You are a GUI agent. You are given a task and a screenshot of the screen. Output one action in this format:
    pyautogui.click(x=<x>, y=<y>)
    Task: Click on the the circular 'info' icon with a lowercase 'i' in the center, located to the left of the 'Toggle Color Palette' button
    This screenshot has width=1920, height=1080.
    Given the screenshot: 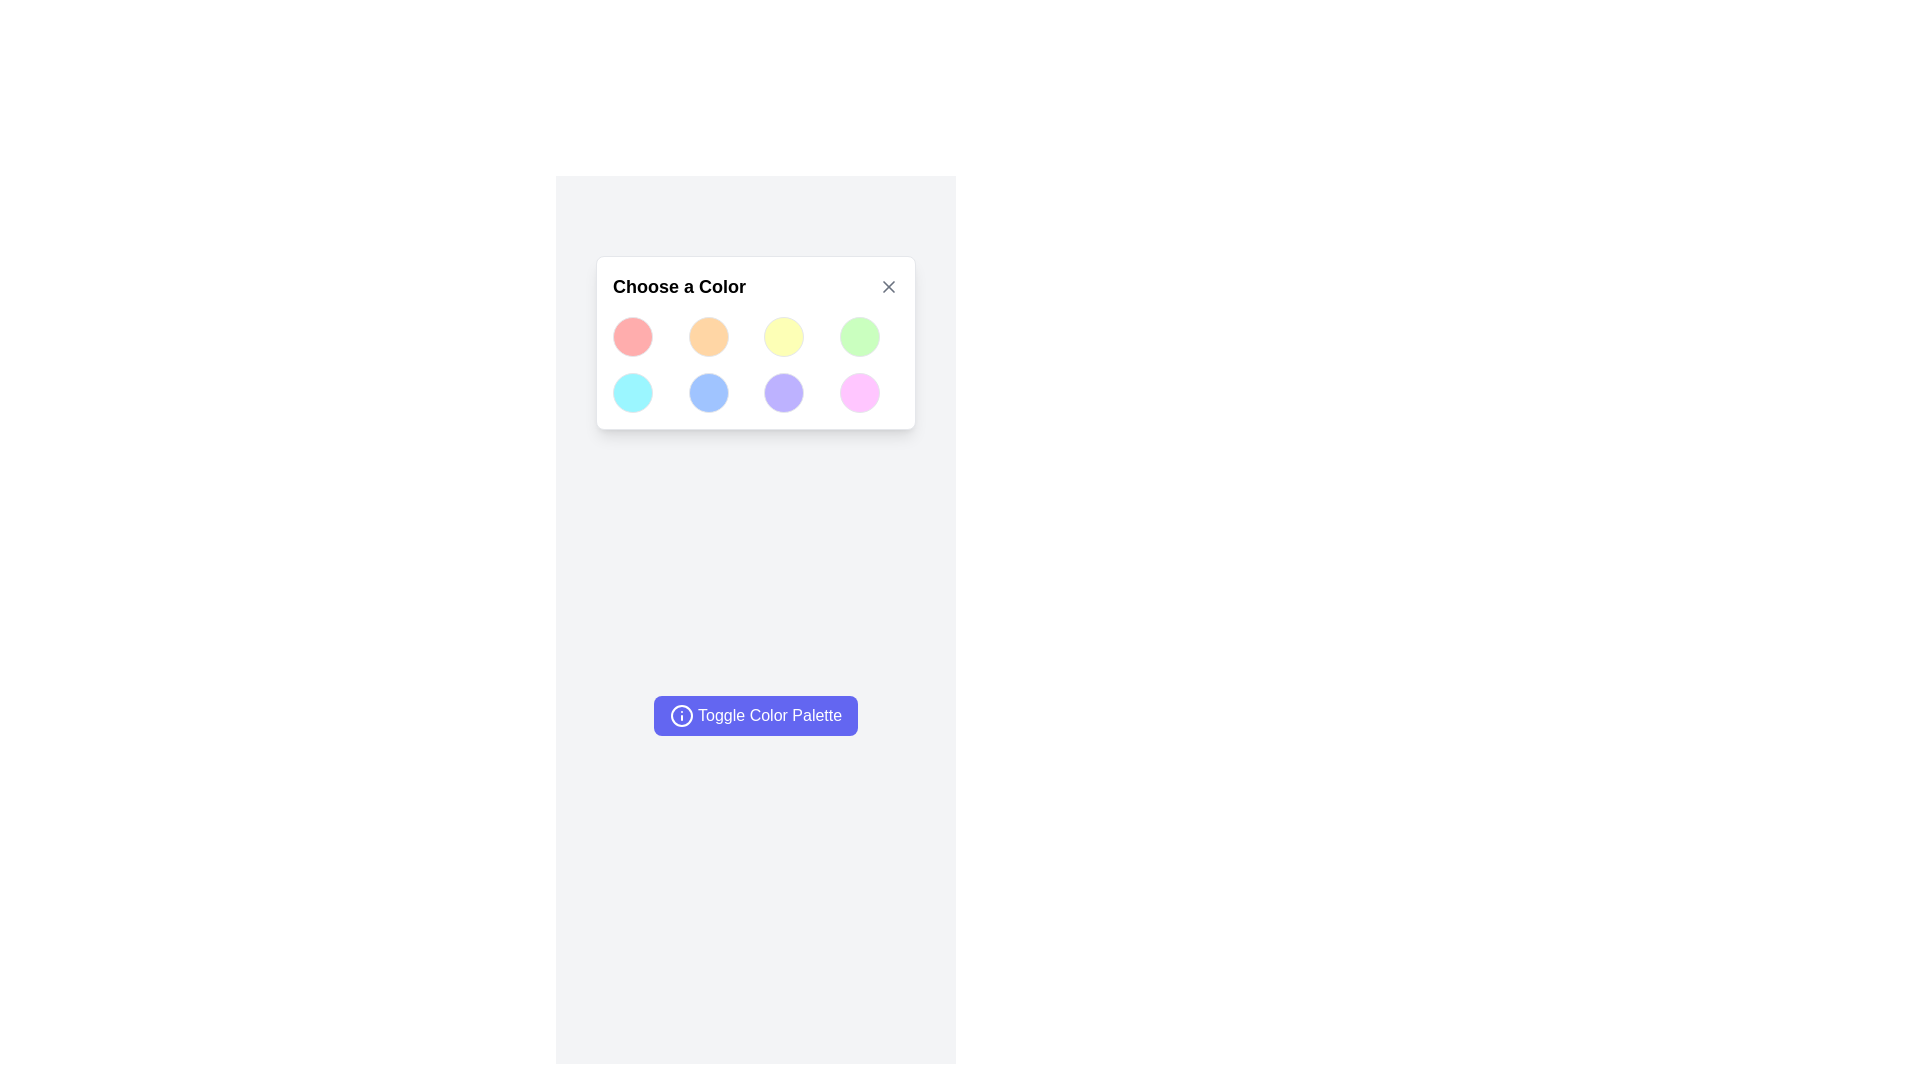 What is the action you would take?
    pyautogui.click(x=681, y=715)
    